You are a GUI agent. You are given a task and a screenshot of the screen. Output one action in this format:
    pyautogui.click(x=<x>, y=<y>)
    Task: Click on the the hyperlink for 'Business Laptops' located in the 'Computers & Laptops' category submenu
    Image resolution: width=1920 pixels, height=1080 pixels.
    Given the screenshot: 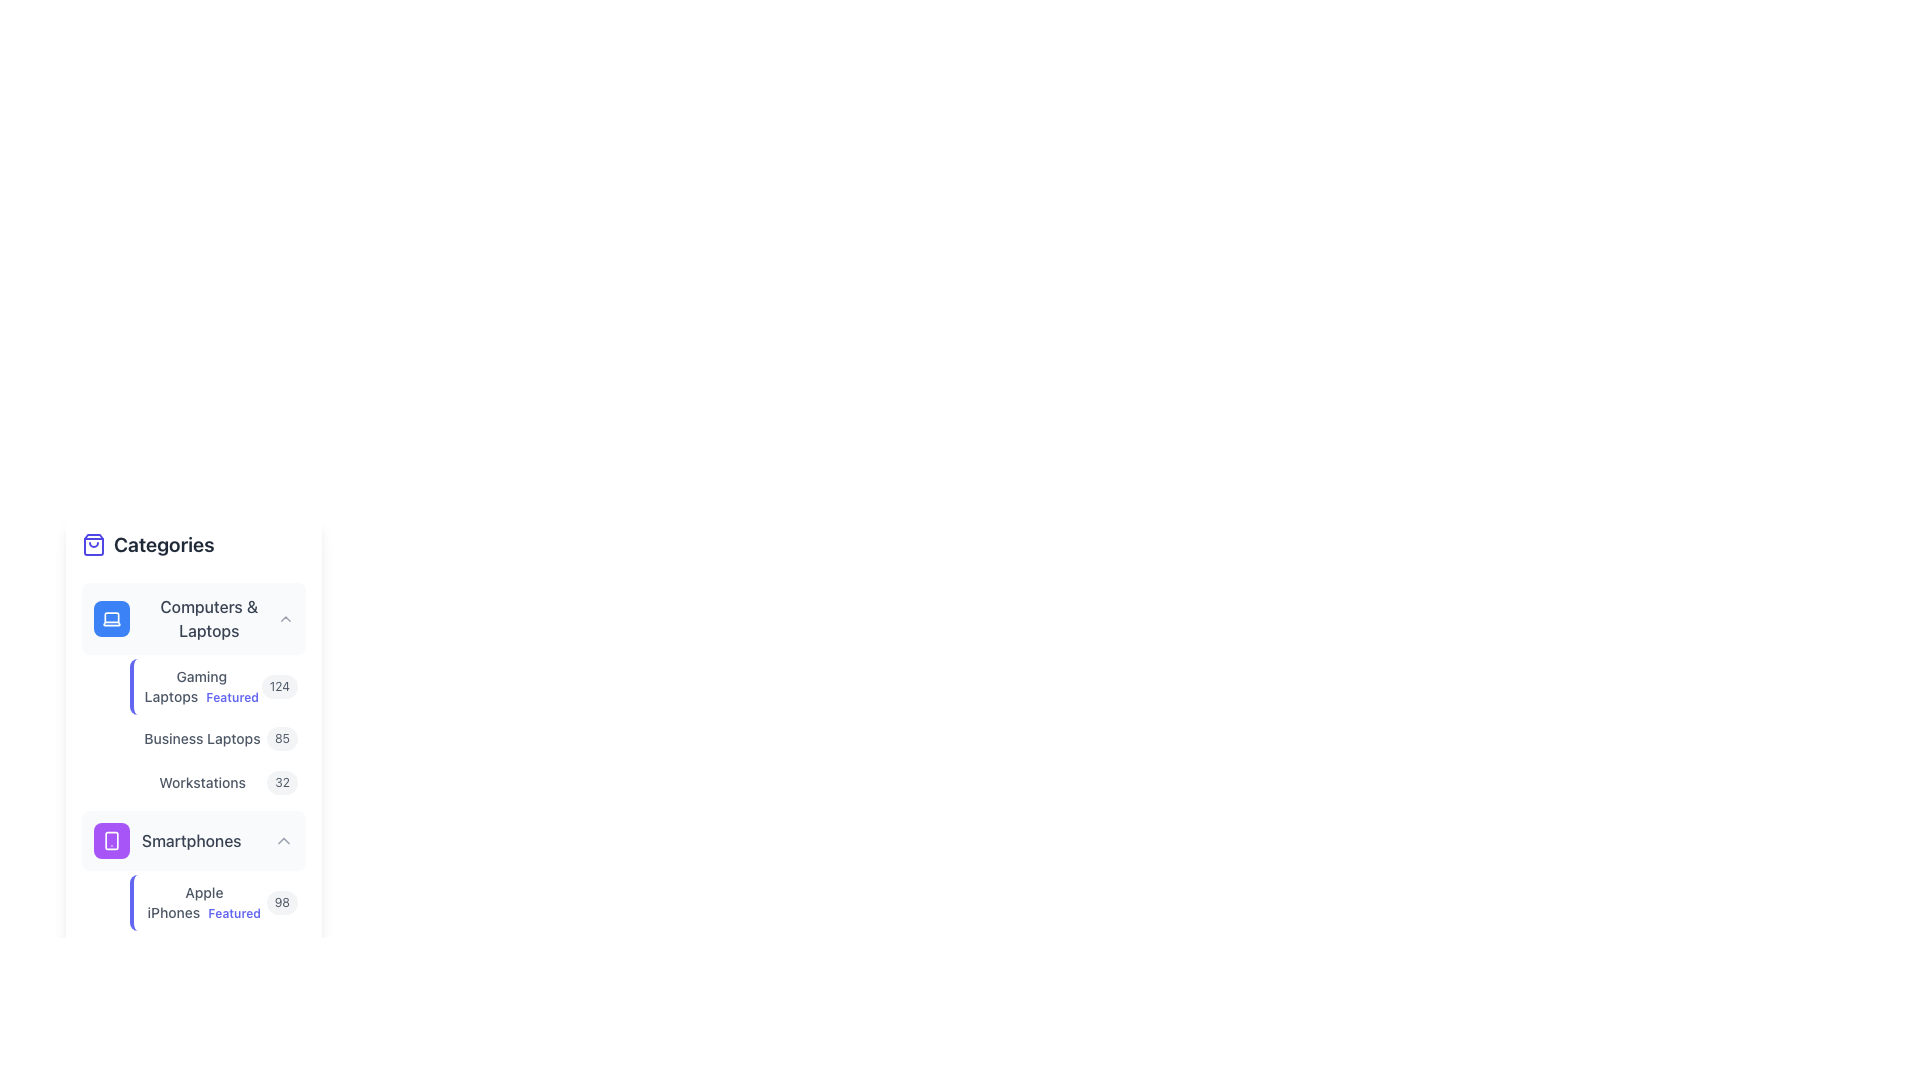 What is the action you would take?
    pyautogui.click(x=202, y=739)
    